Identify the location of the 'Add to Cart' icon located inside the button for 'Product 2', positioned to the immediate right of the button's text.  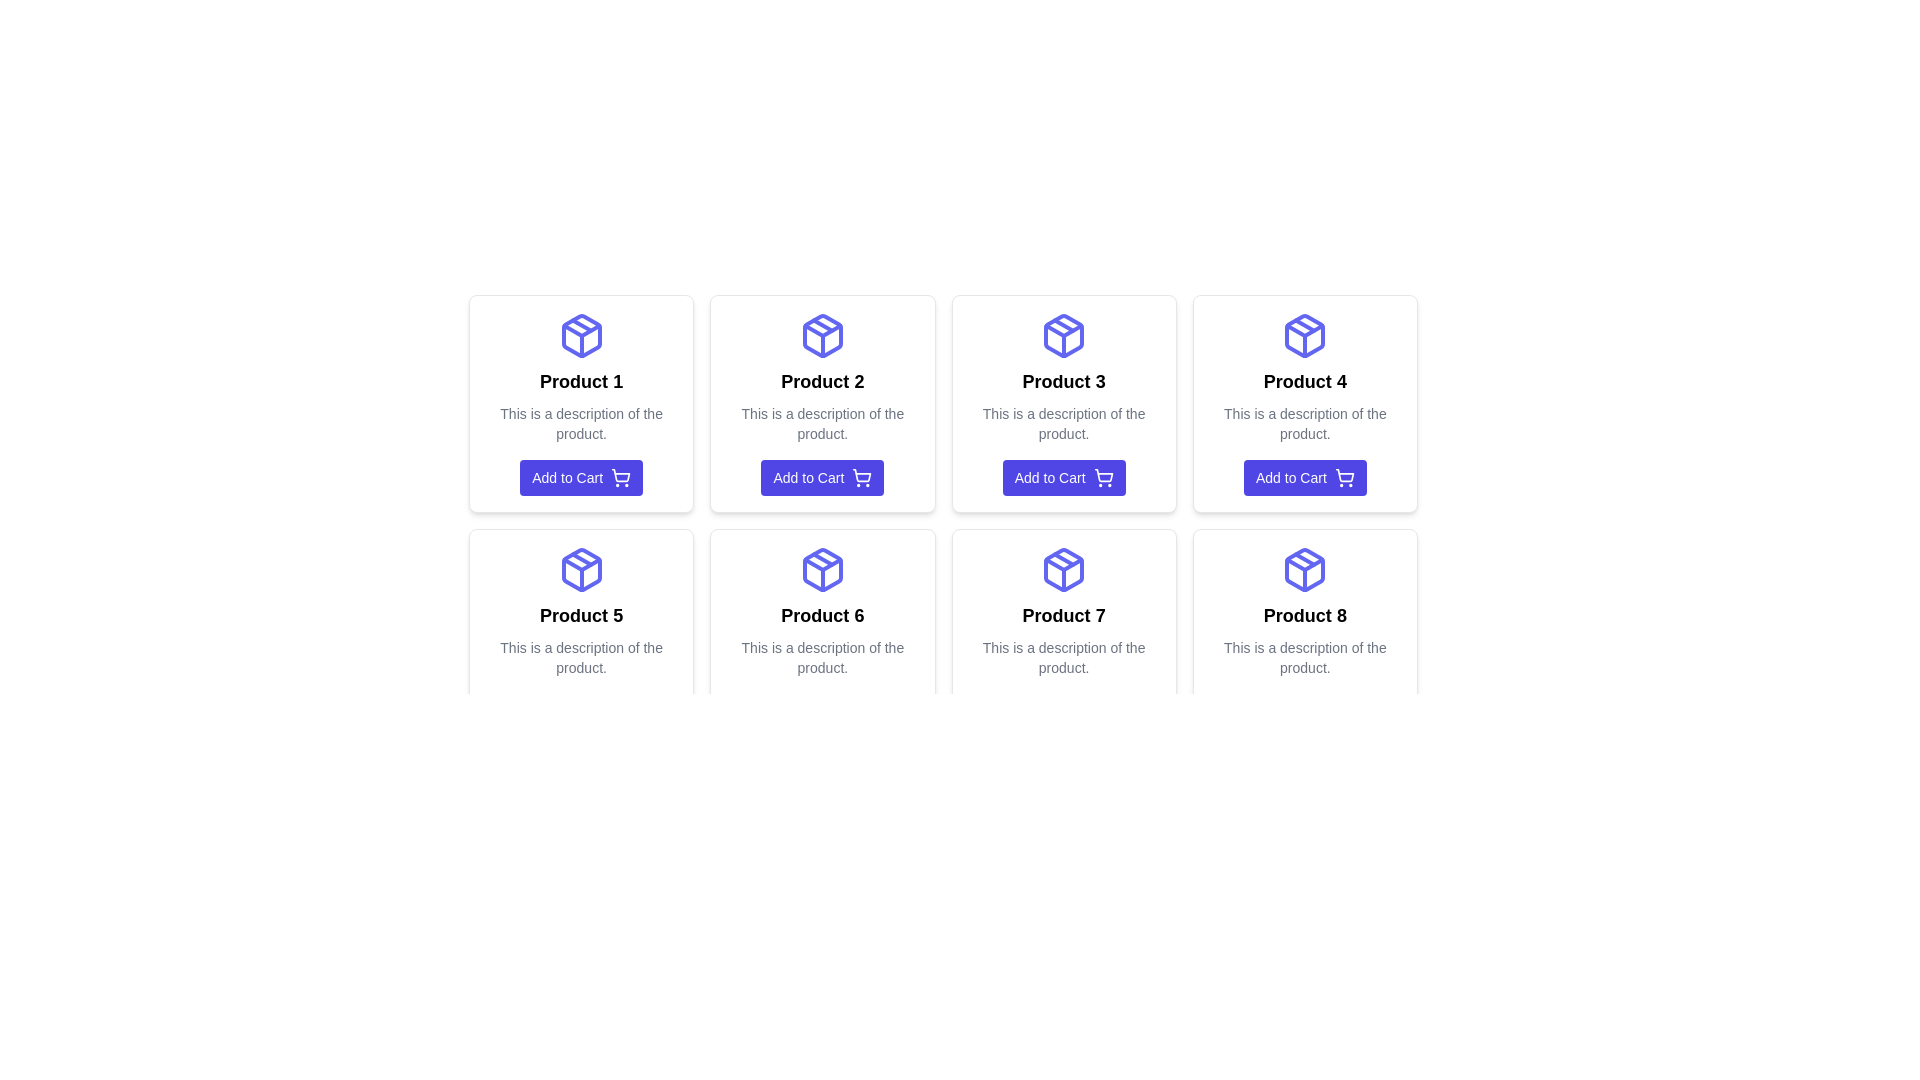
(862, 478).